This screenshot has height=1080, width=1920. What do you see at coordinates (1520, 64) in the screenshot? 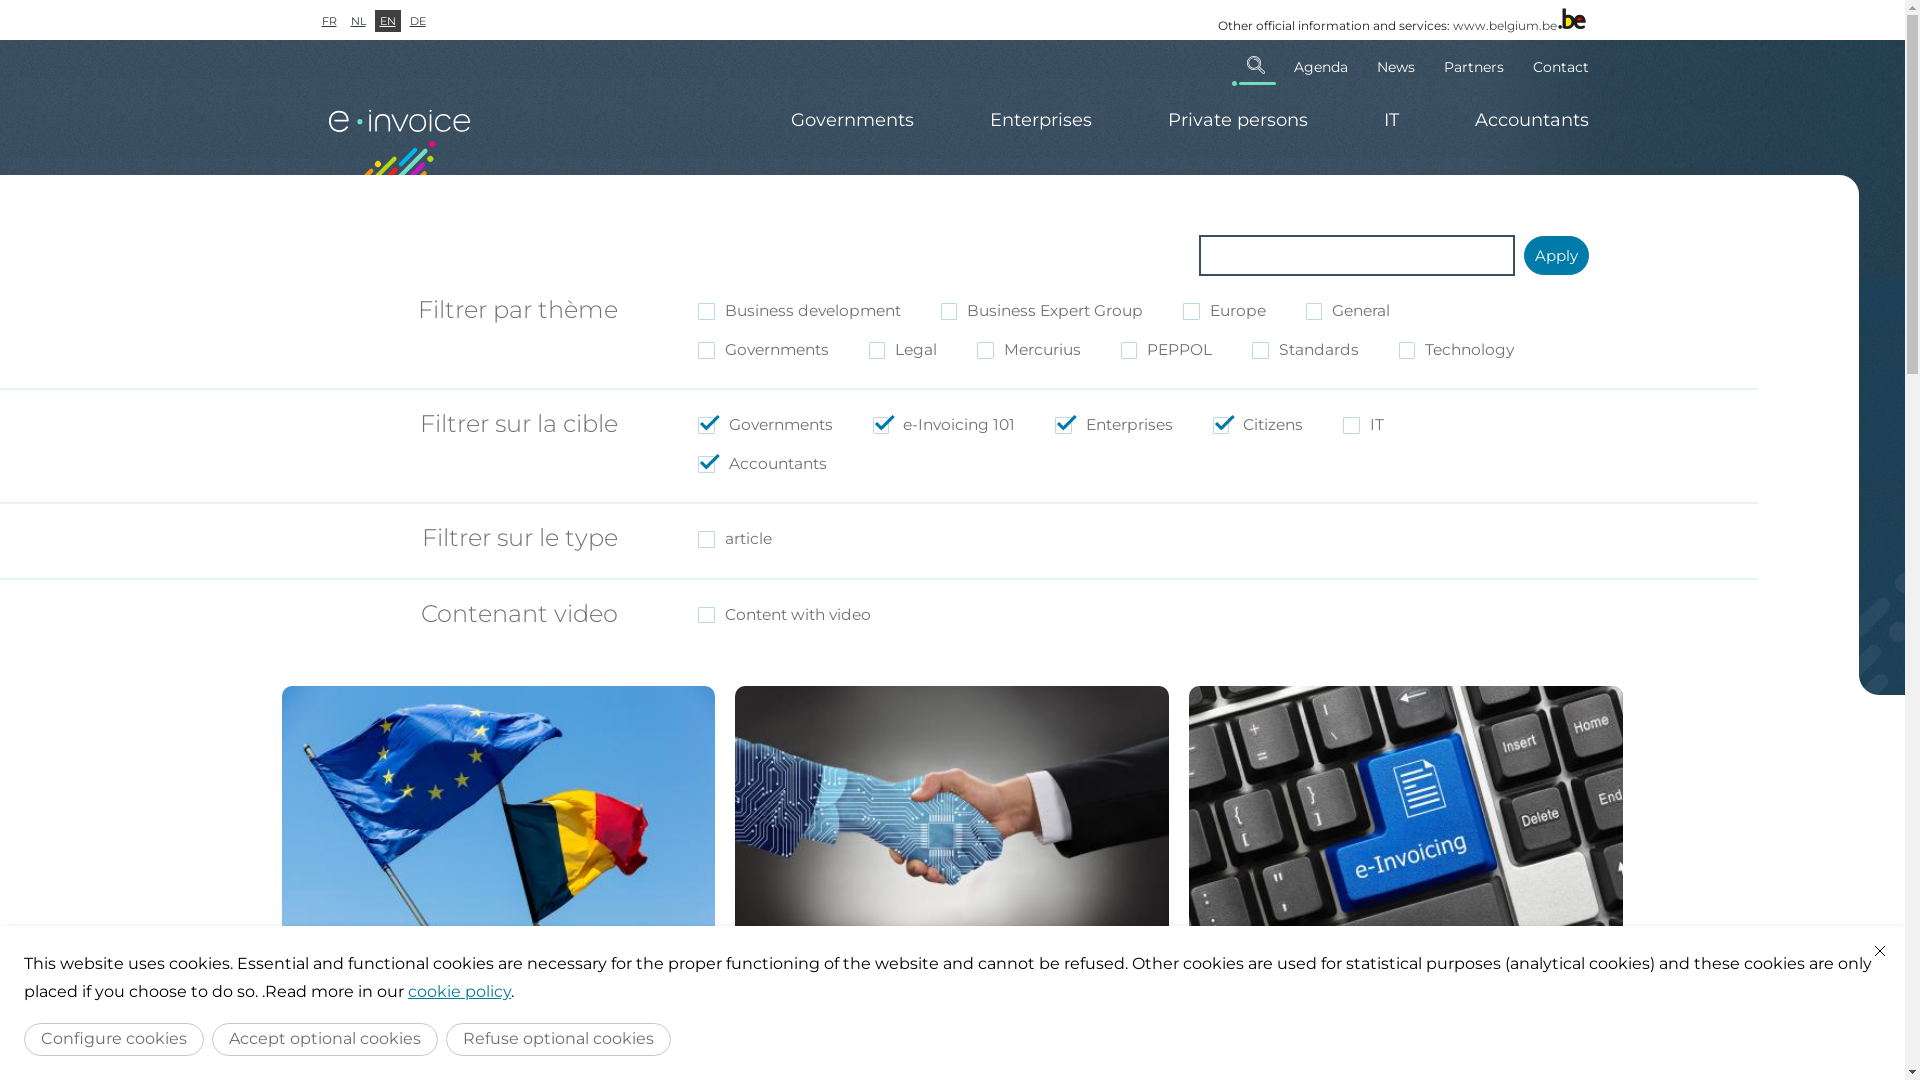
I see `'Contact'` at bounding box center [1520, 64].